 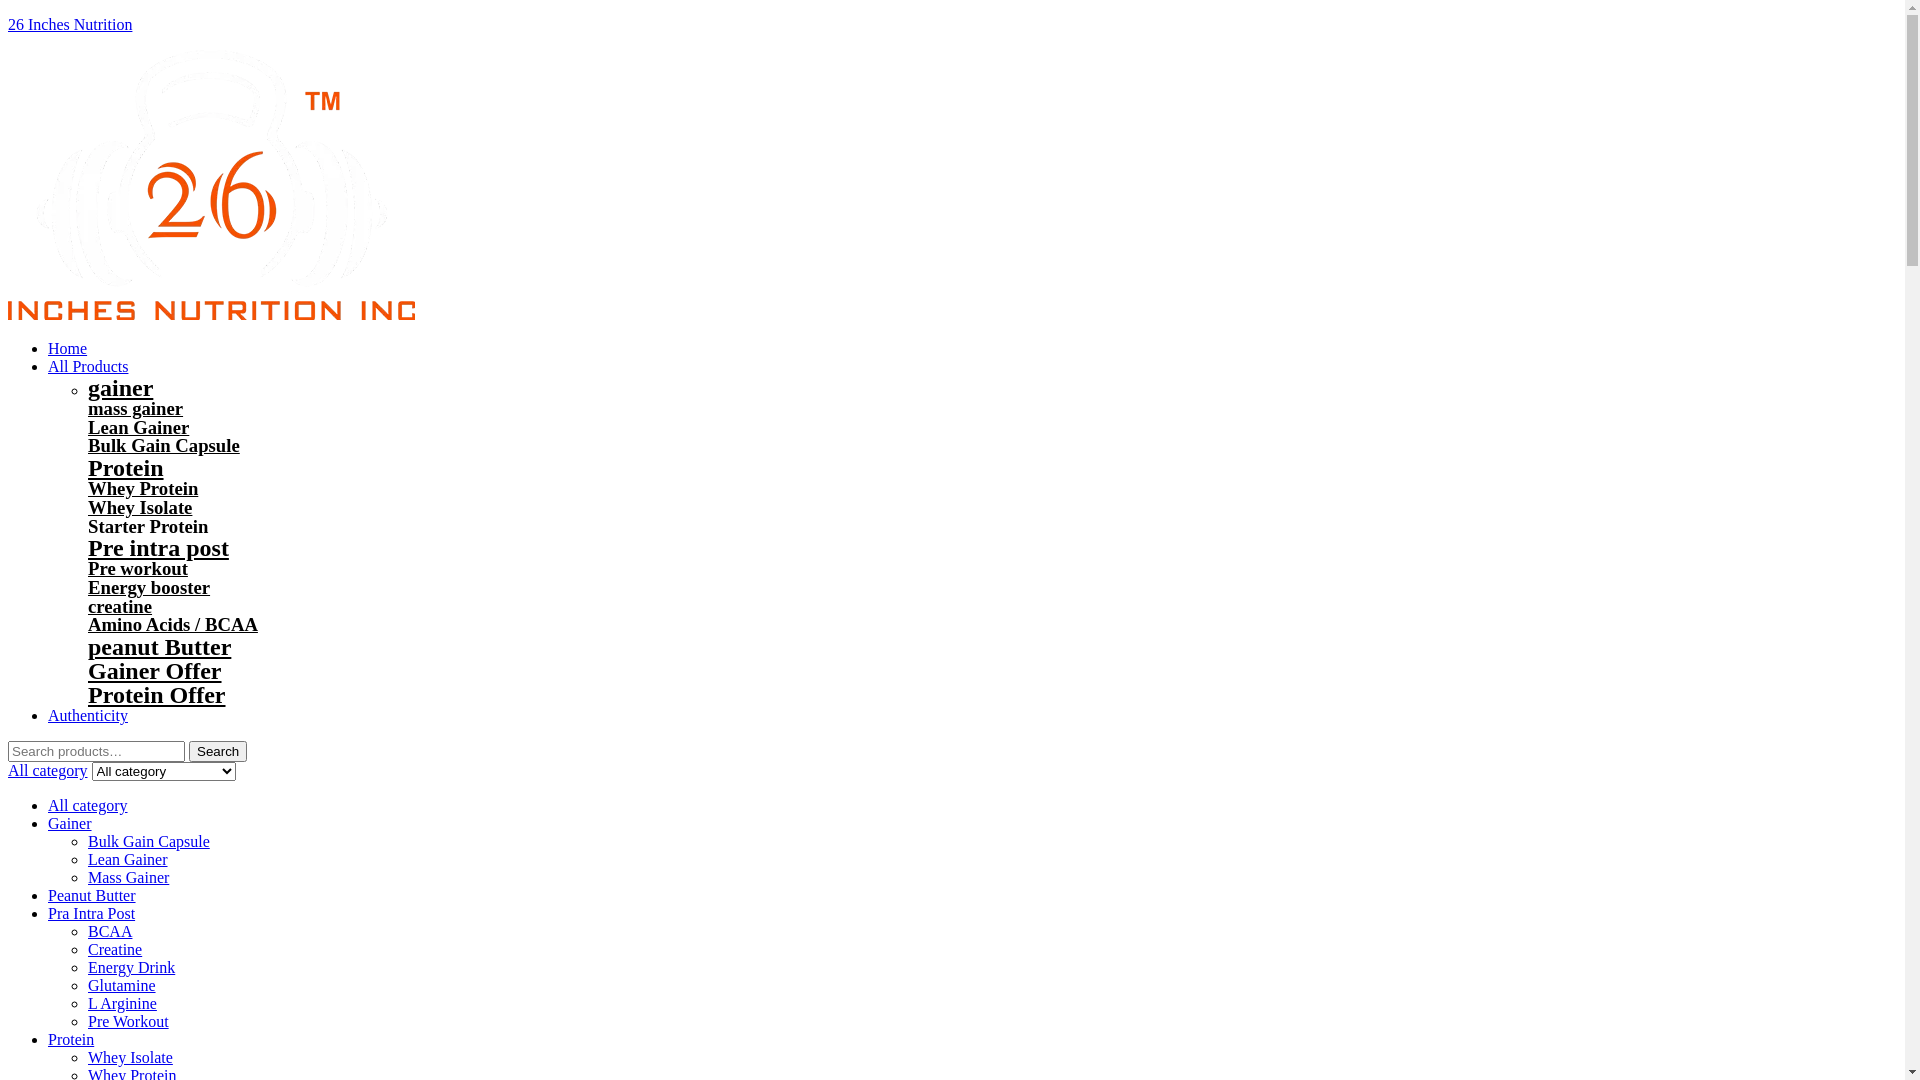 What do you see at coordinates (114, 948) in the screenshot?
I see `'Creatine'` at bounding box center [114, 948].